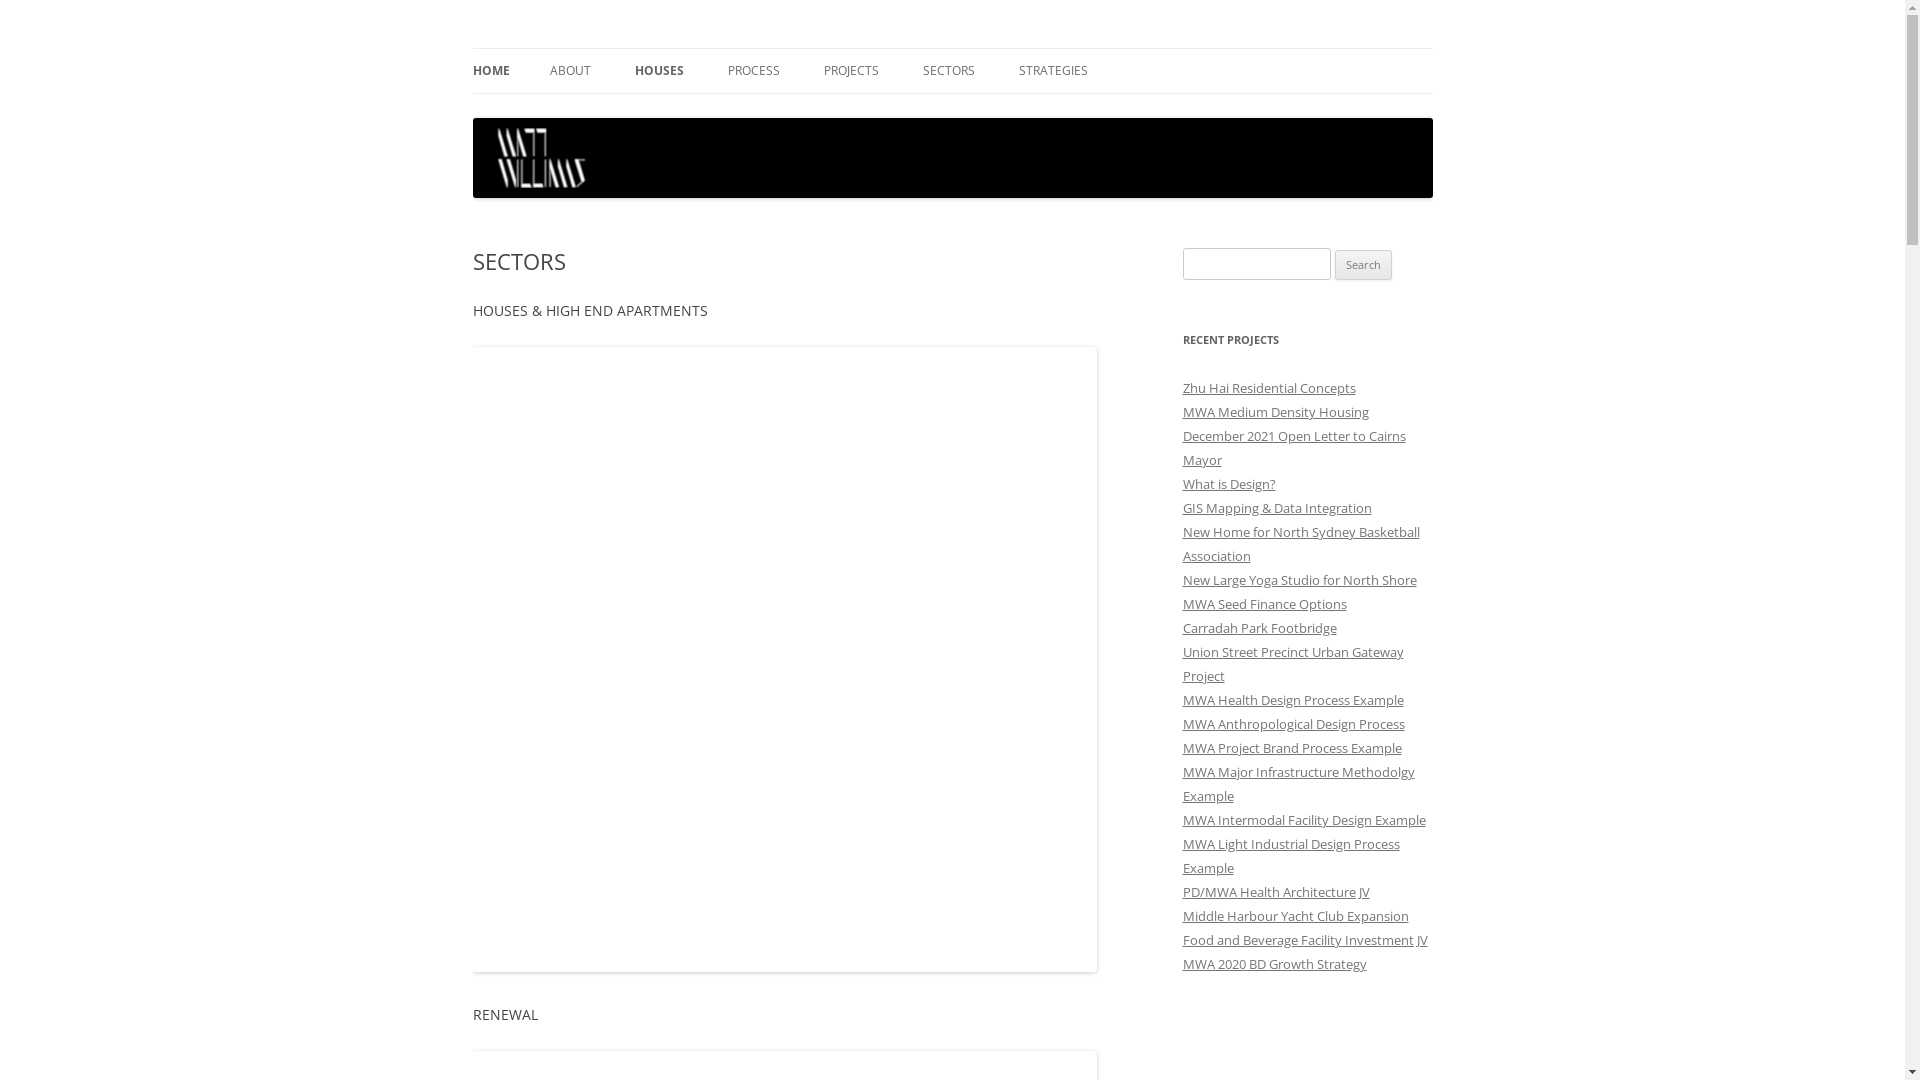 Image resolution: width=1920 pixels, height=1080 pixels. I want to click on 'MWA Light Industrial Design Process Example', so click(1290, 855).